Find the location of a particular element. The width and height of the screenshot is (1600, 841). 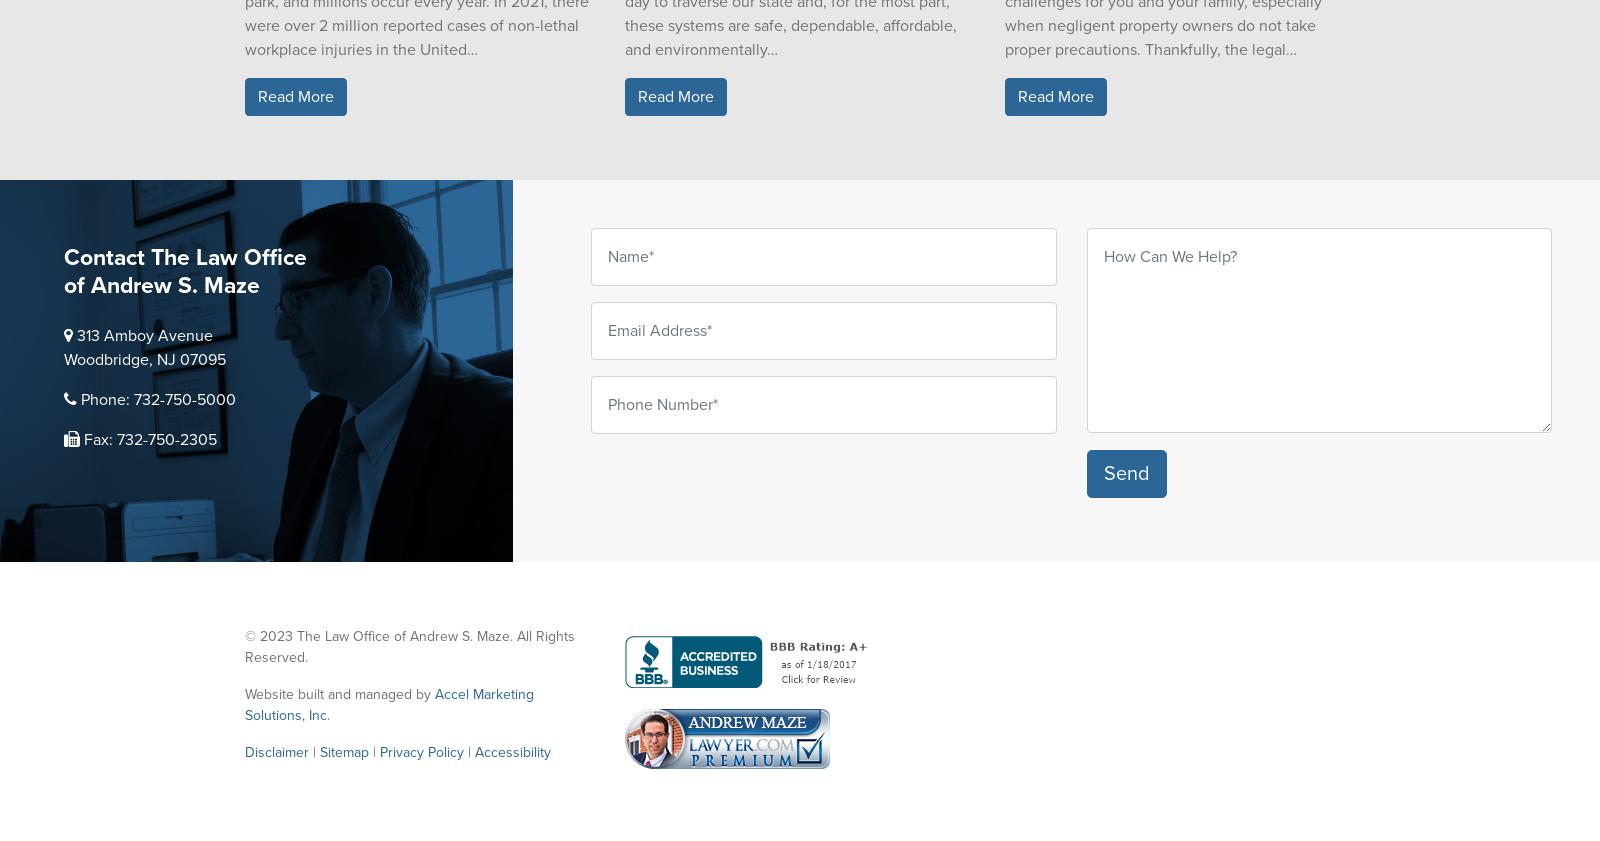

'of Andrew S. Maze' is located at coordinates (63, 285).